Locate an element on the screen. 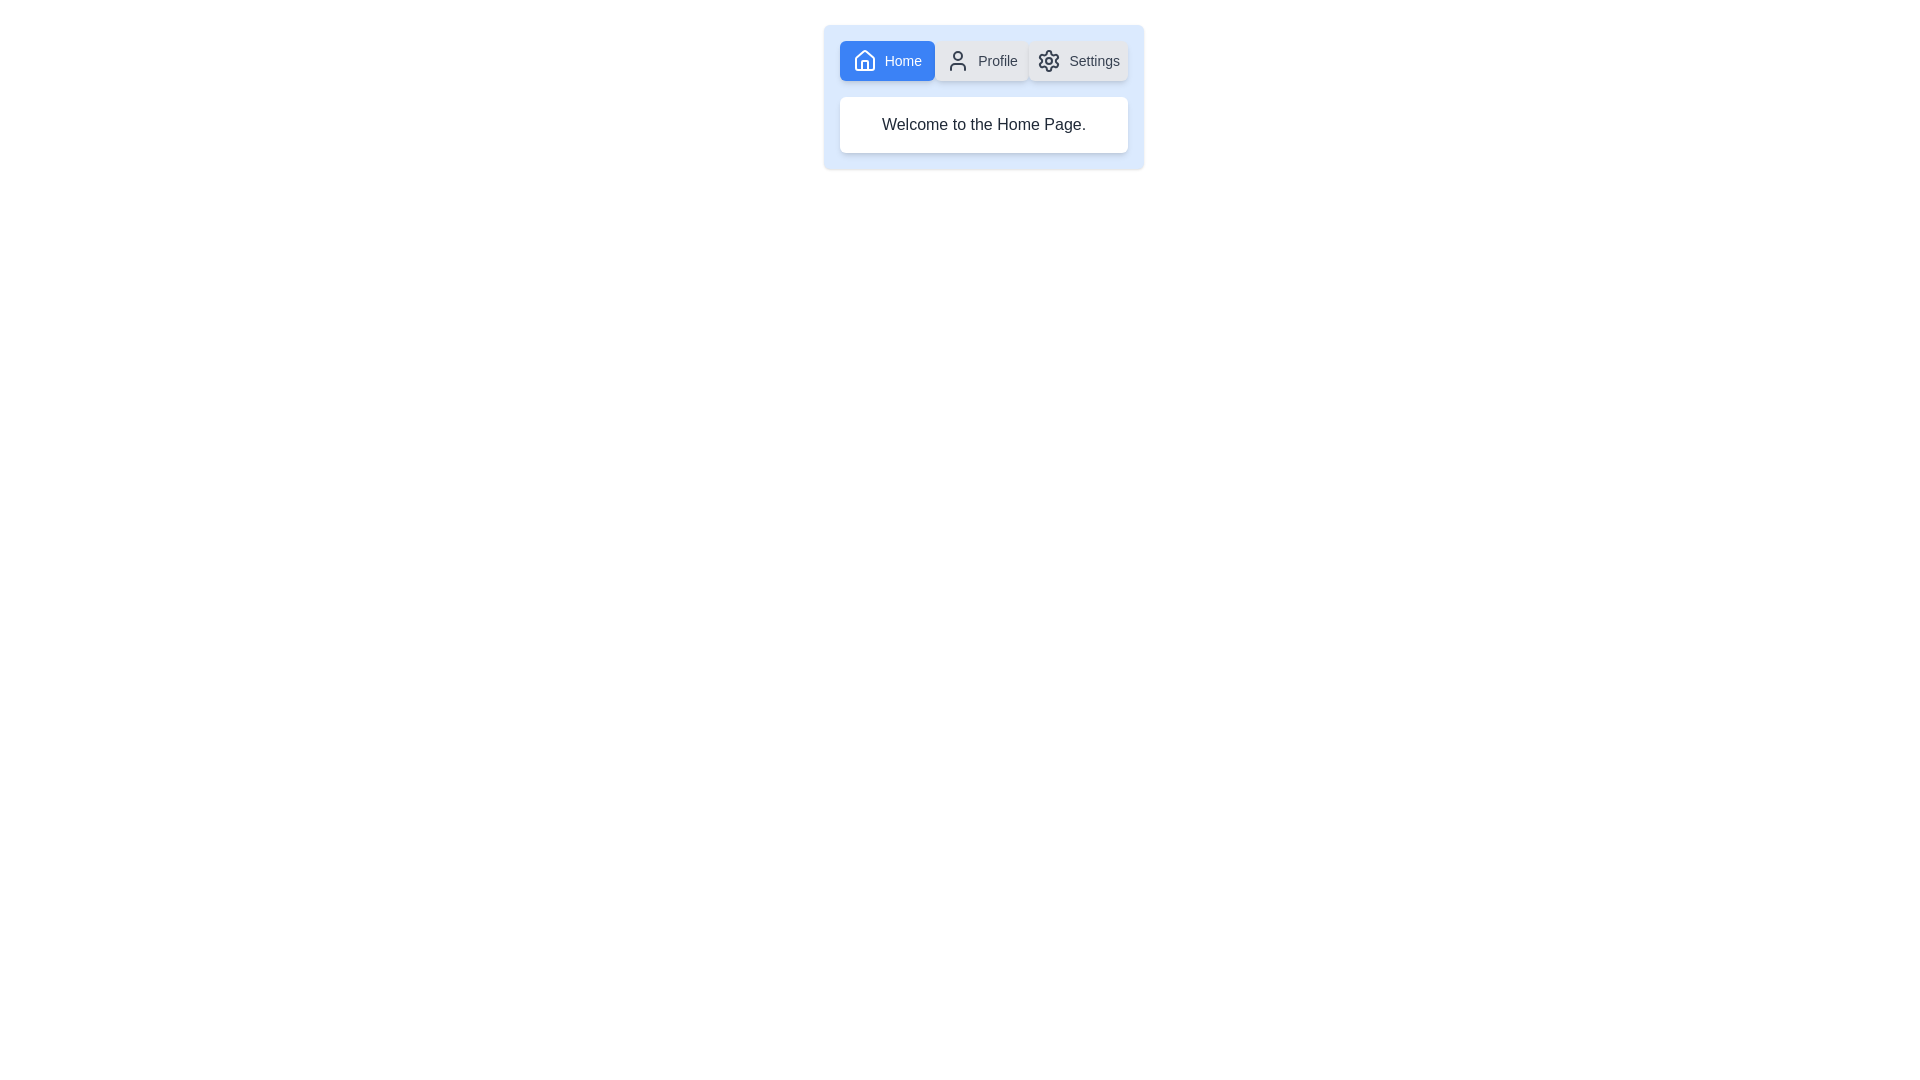 The height and width of the screenshot is (1080, 1920). the user avatar icon, which is the leftmost element within the 'Profile' button located in the top menu bar is located at coordinates (957, 60).